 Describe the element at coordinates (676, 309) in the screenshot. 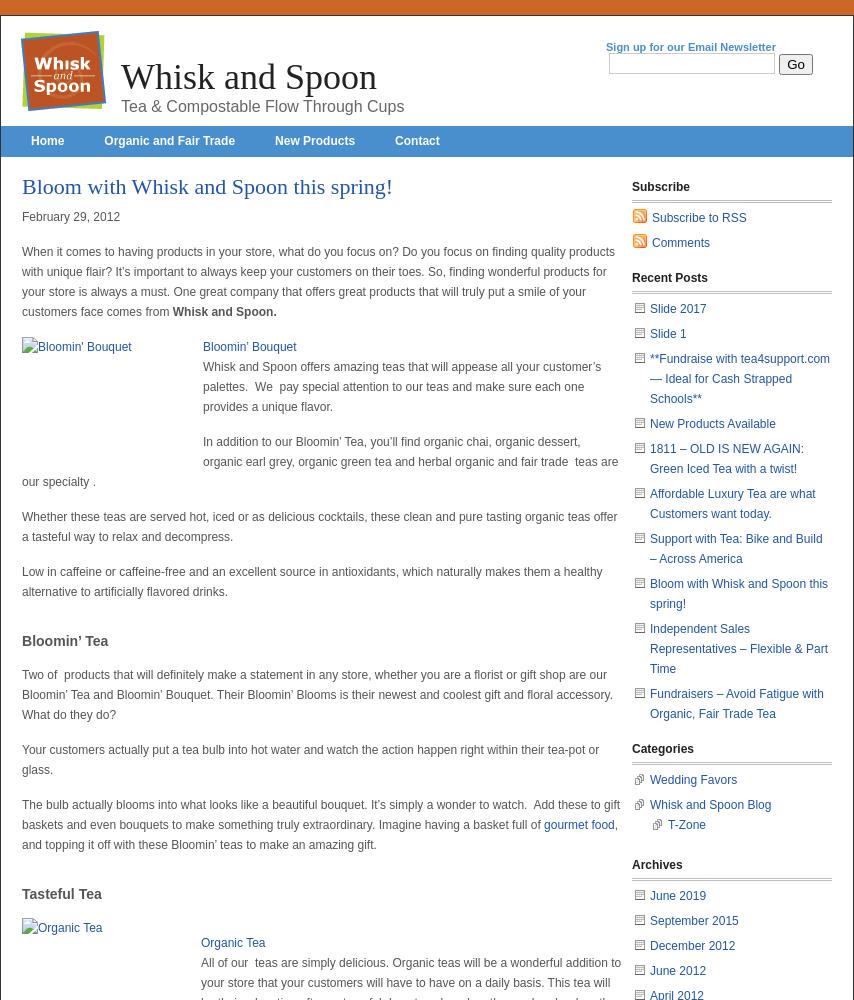

I see `'Slide 2017'` at that location.